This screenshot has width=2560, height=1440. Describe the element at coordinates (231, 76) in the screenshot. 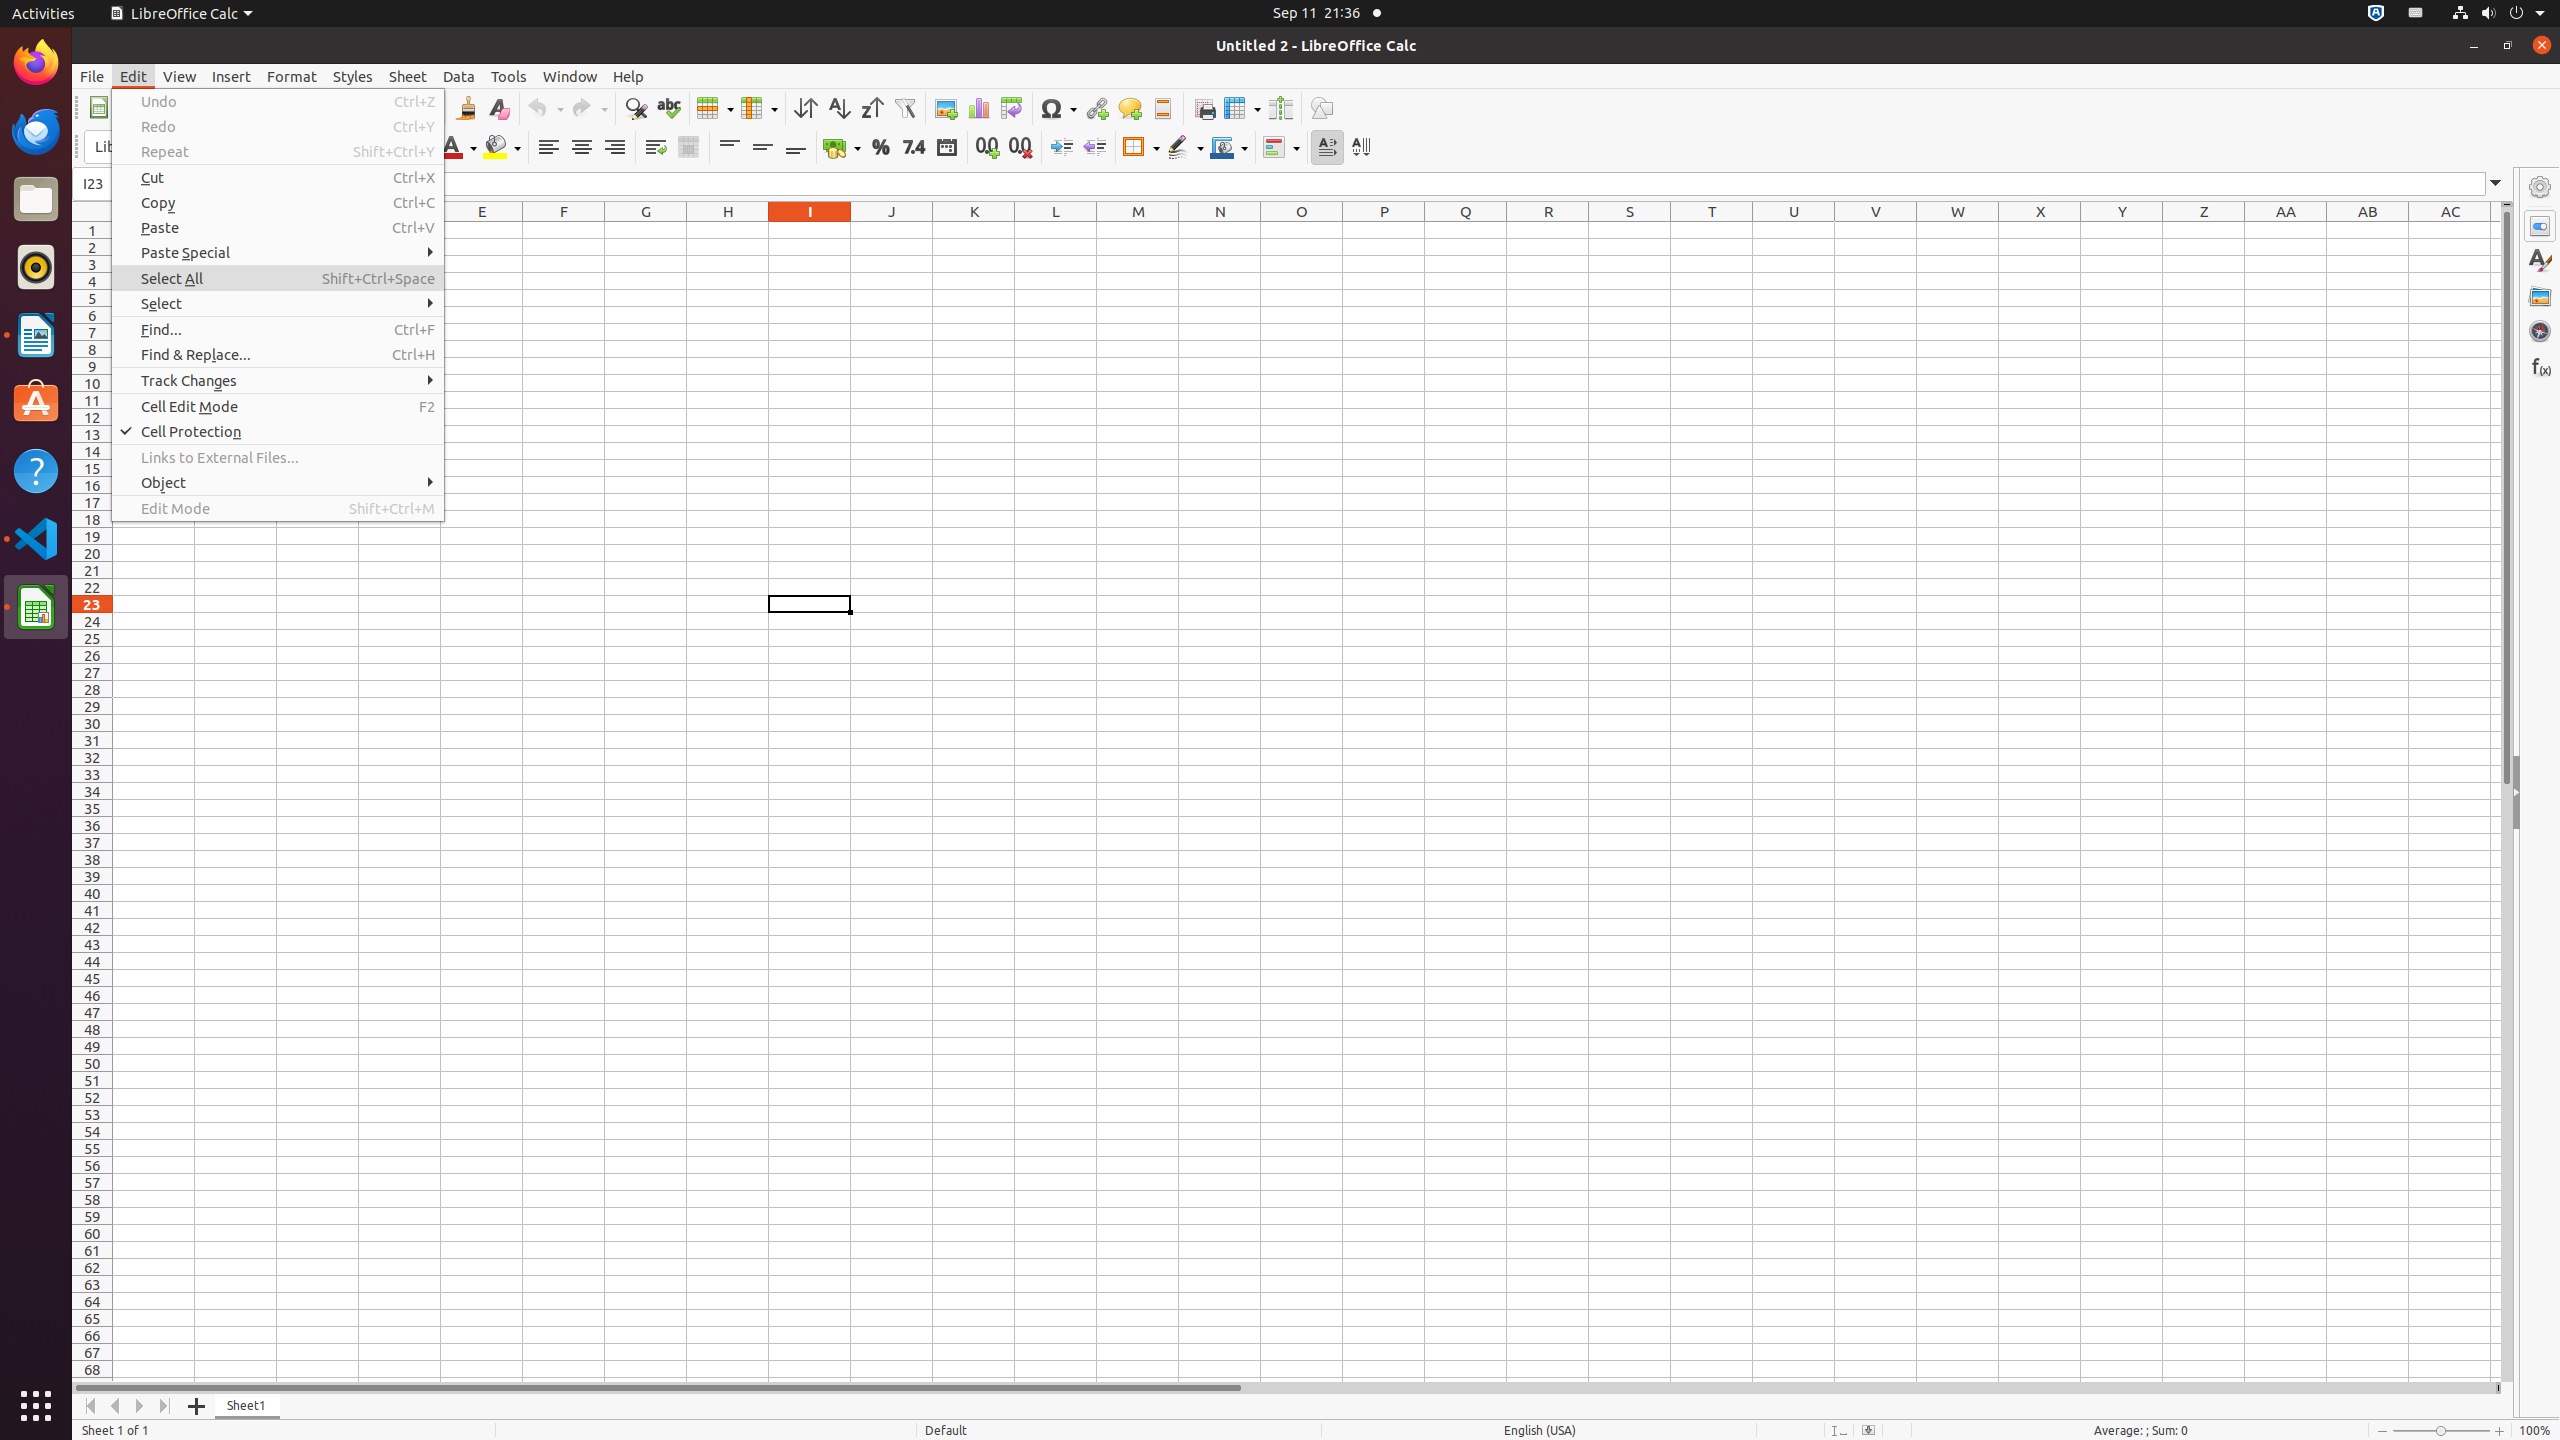

I see `'Insert'` at that location.